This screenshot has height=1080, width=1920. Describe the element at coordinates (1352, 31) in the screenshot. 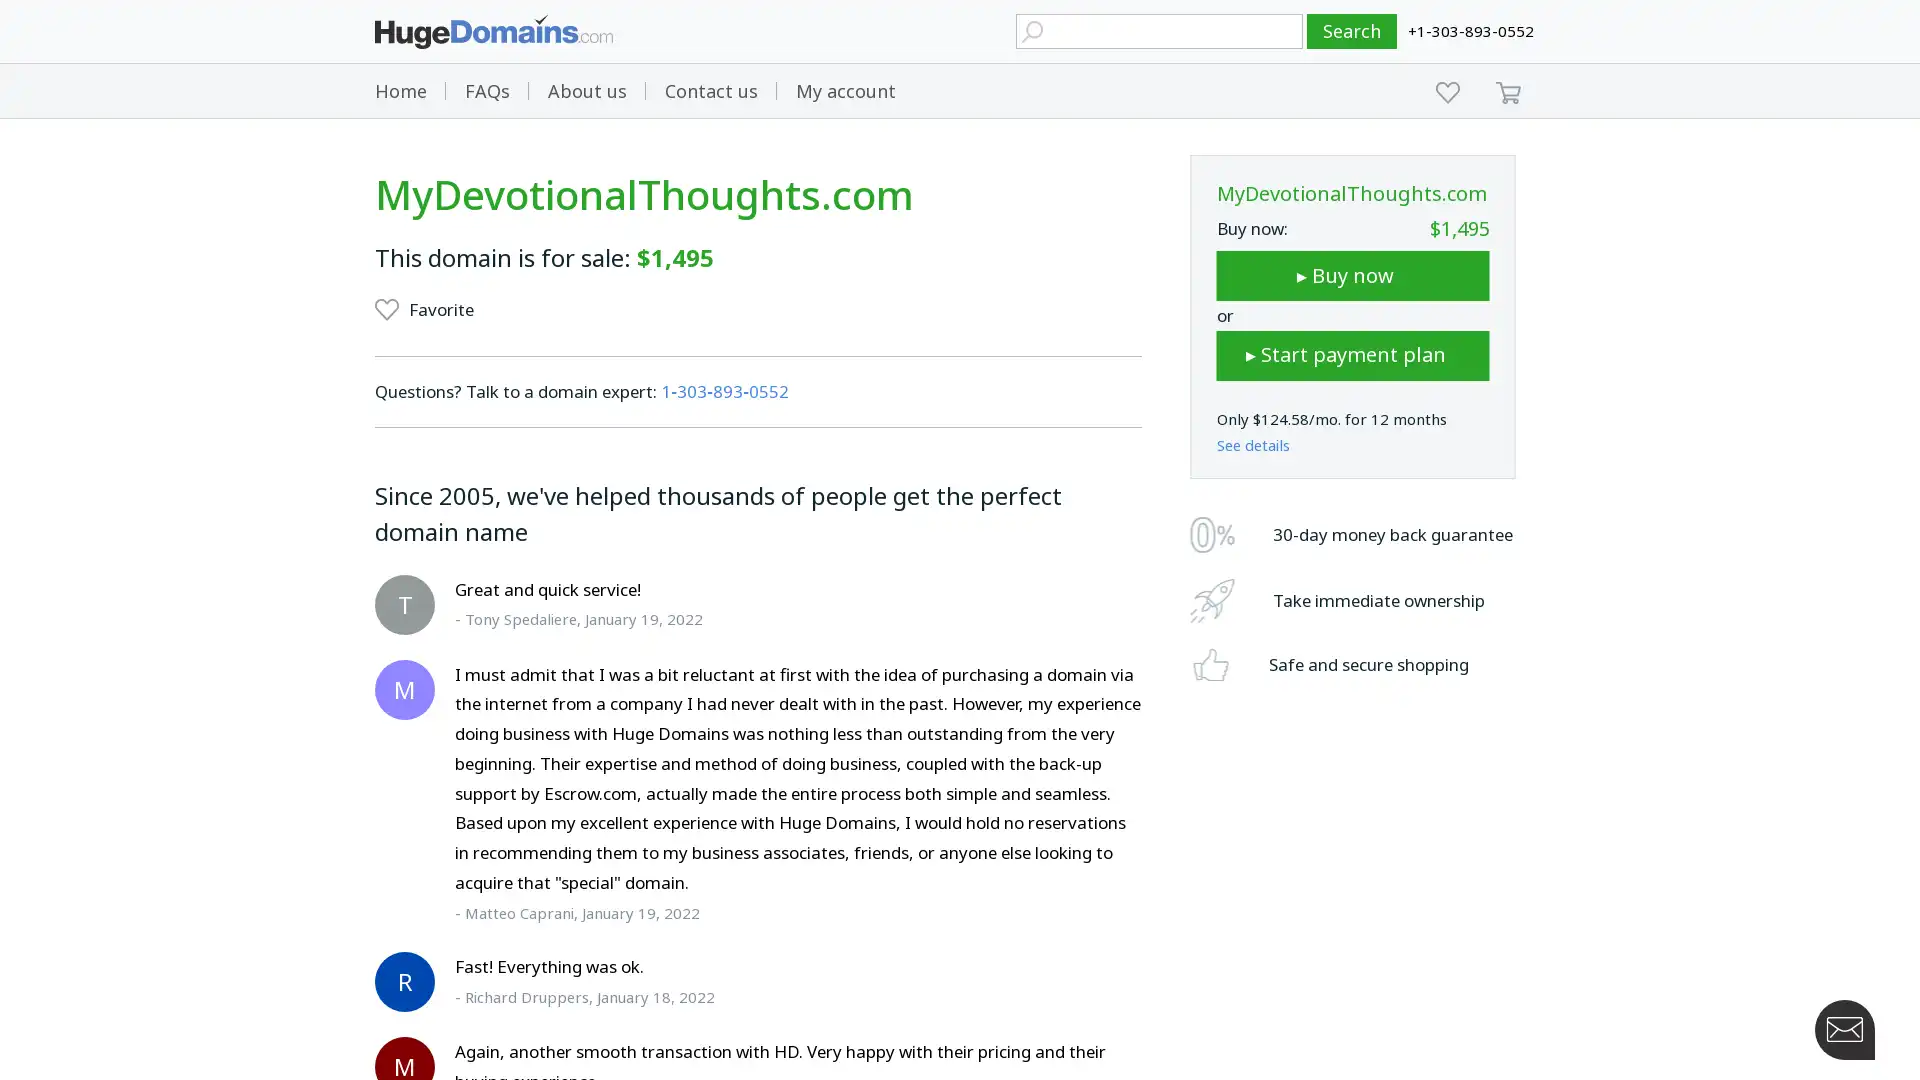

I see `Search` at that location.